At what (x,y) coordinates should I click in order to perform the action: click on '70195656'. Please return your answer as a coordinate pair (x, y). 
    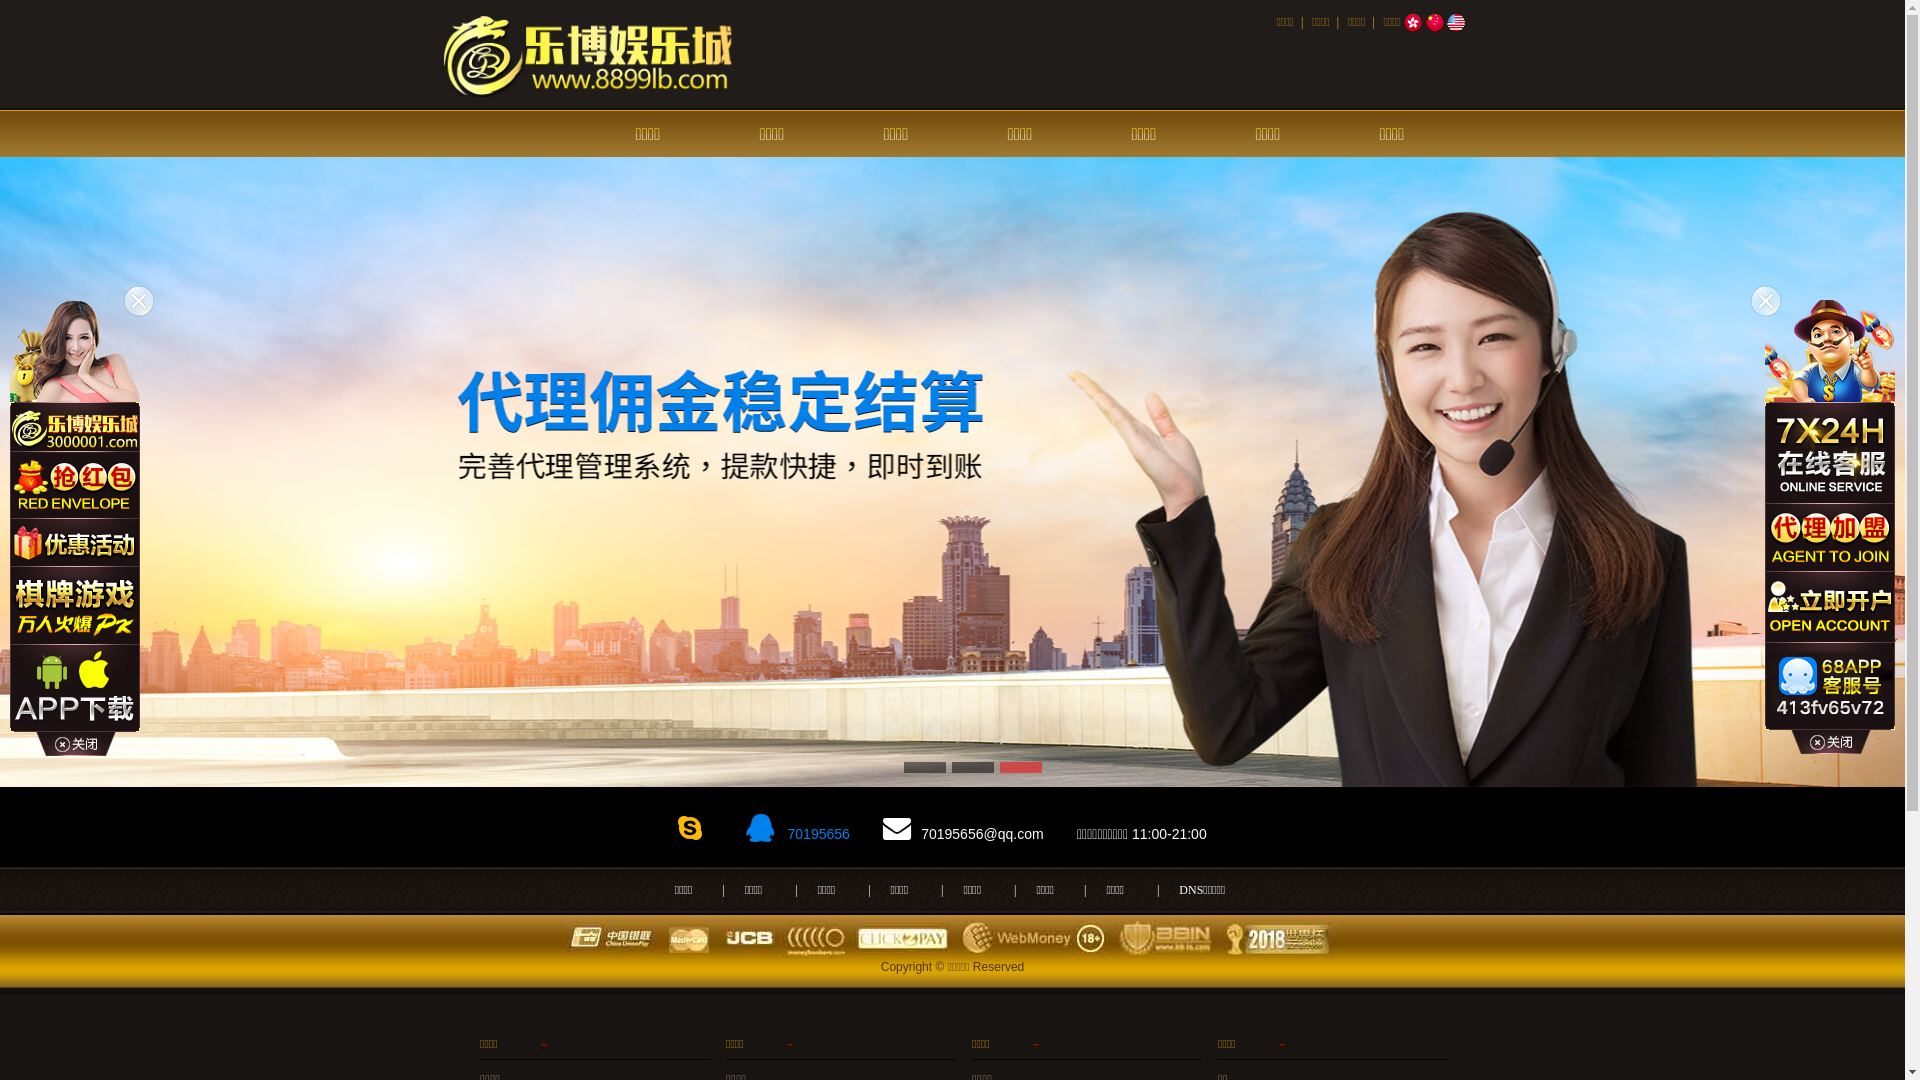
    Looking at the image, I should click on (782, 833).